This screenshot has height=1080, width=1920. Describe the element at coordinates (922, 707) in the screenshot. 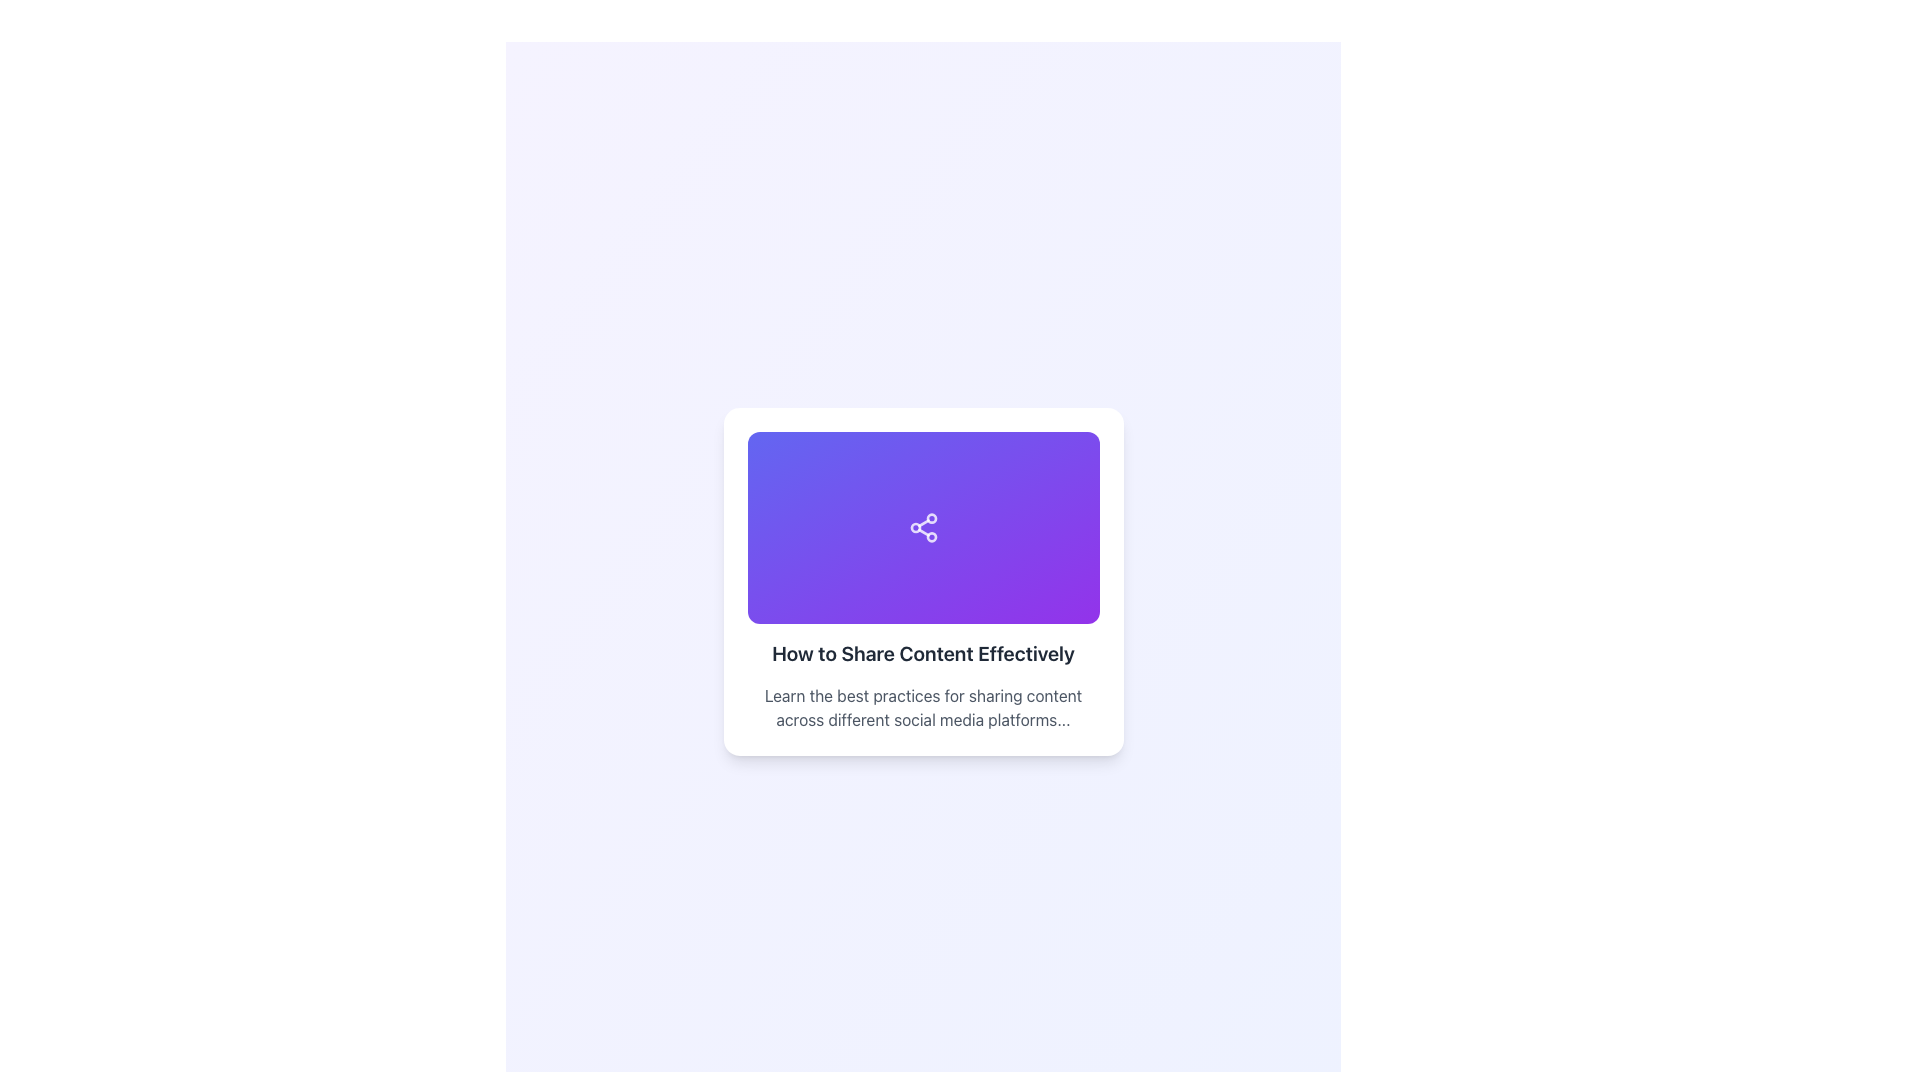

I see `the Text Block containing the phrase 'Learn the best practices for sharing content across different social media platforms...', styled in muted gray, which is located below the header 'How to Share Content Effectively'` at that location.